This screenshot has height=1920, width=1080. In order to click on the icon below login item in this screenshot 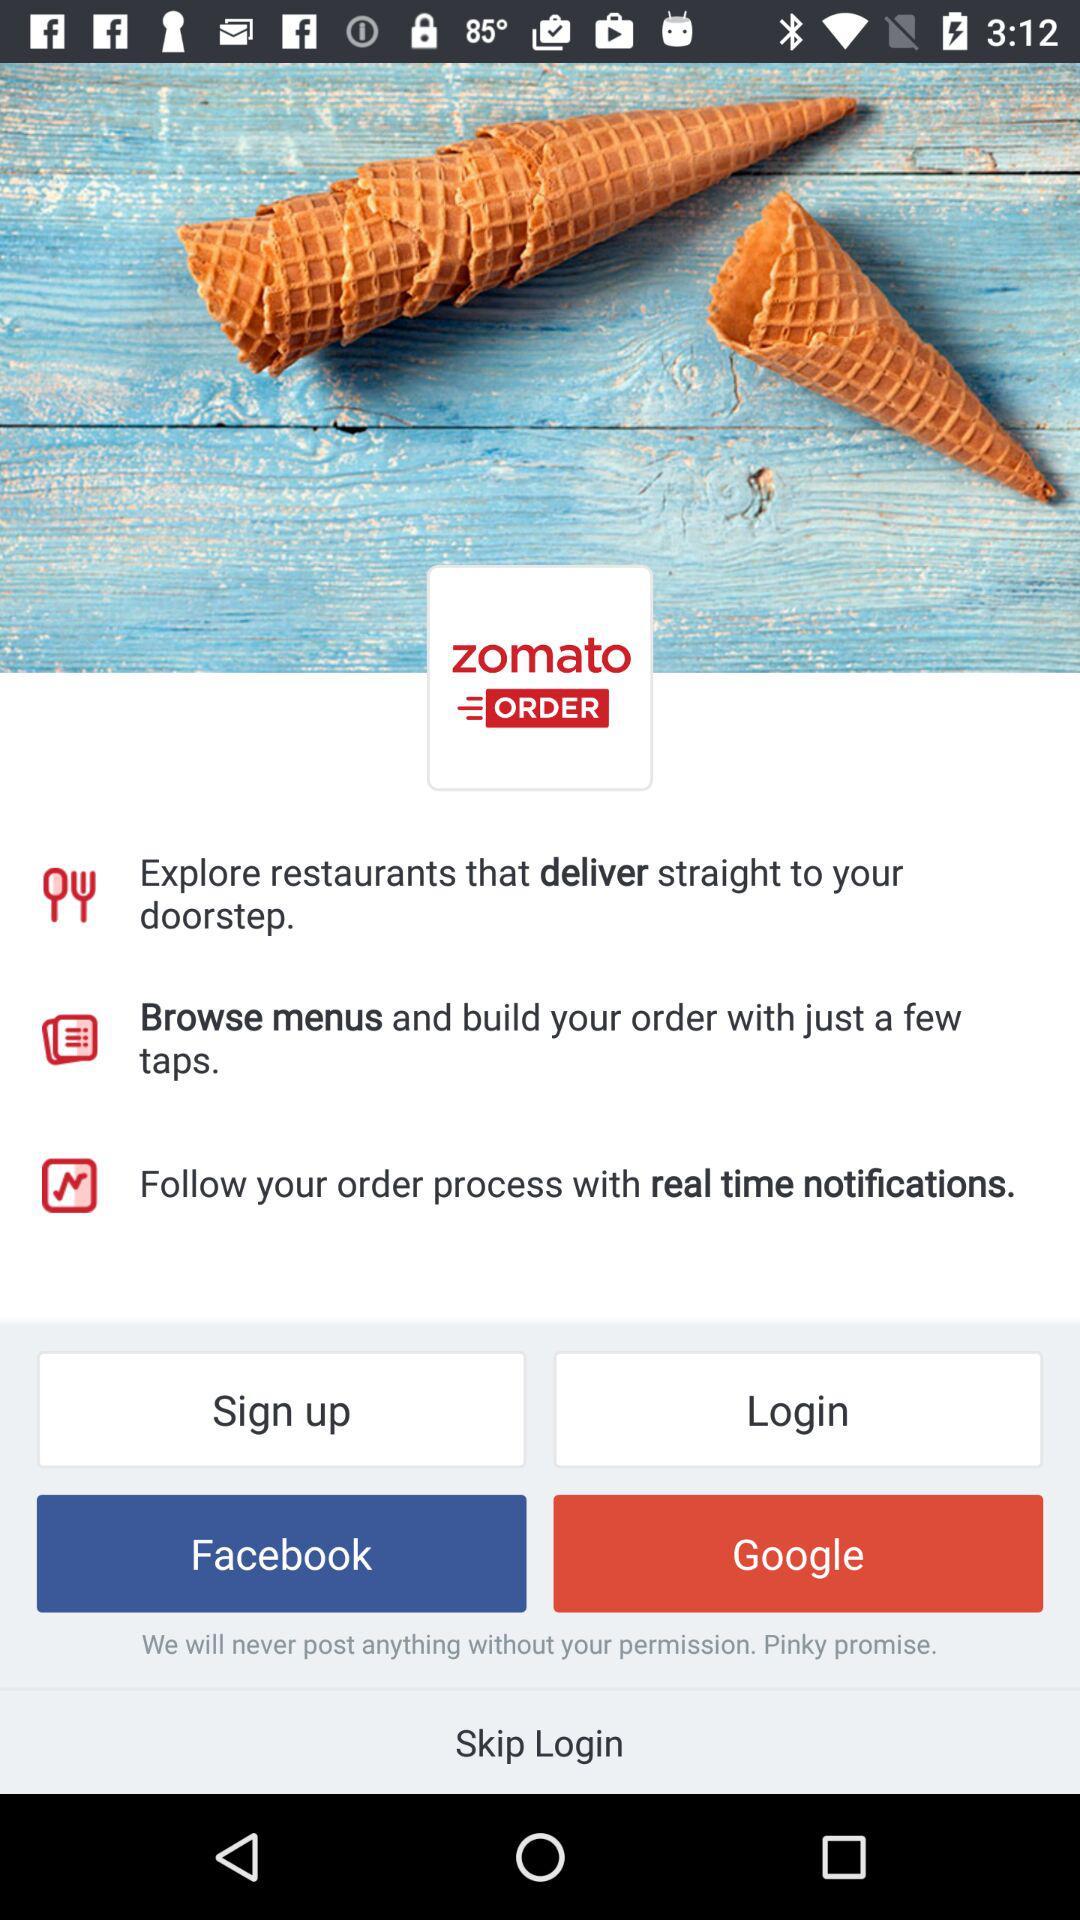, I will do `click(797, 1552)`.